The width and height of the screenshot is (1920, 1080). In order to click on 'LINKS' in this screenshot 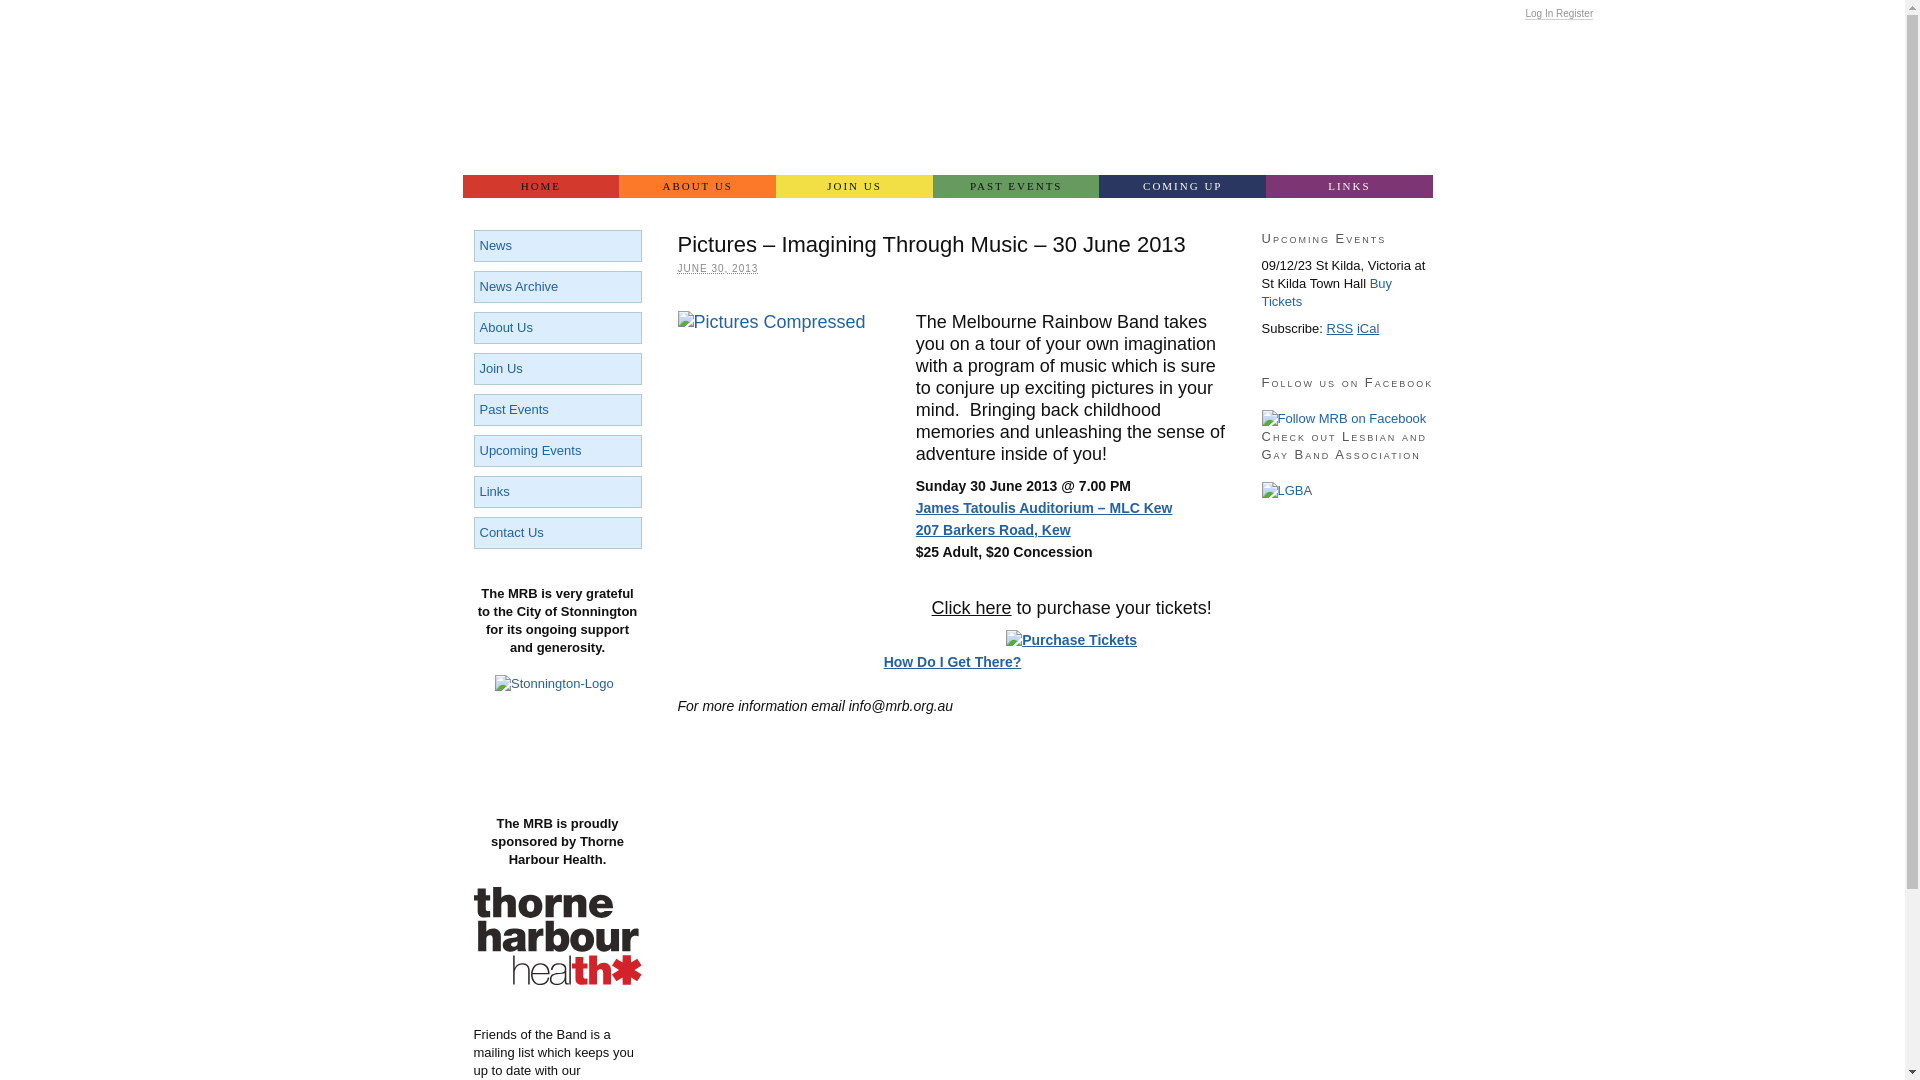, I will do `click(1349, 186)`.